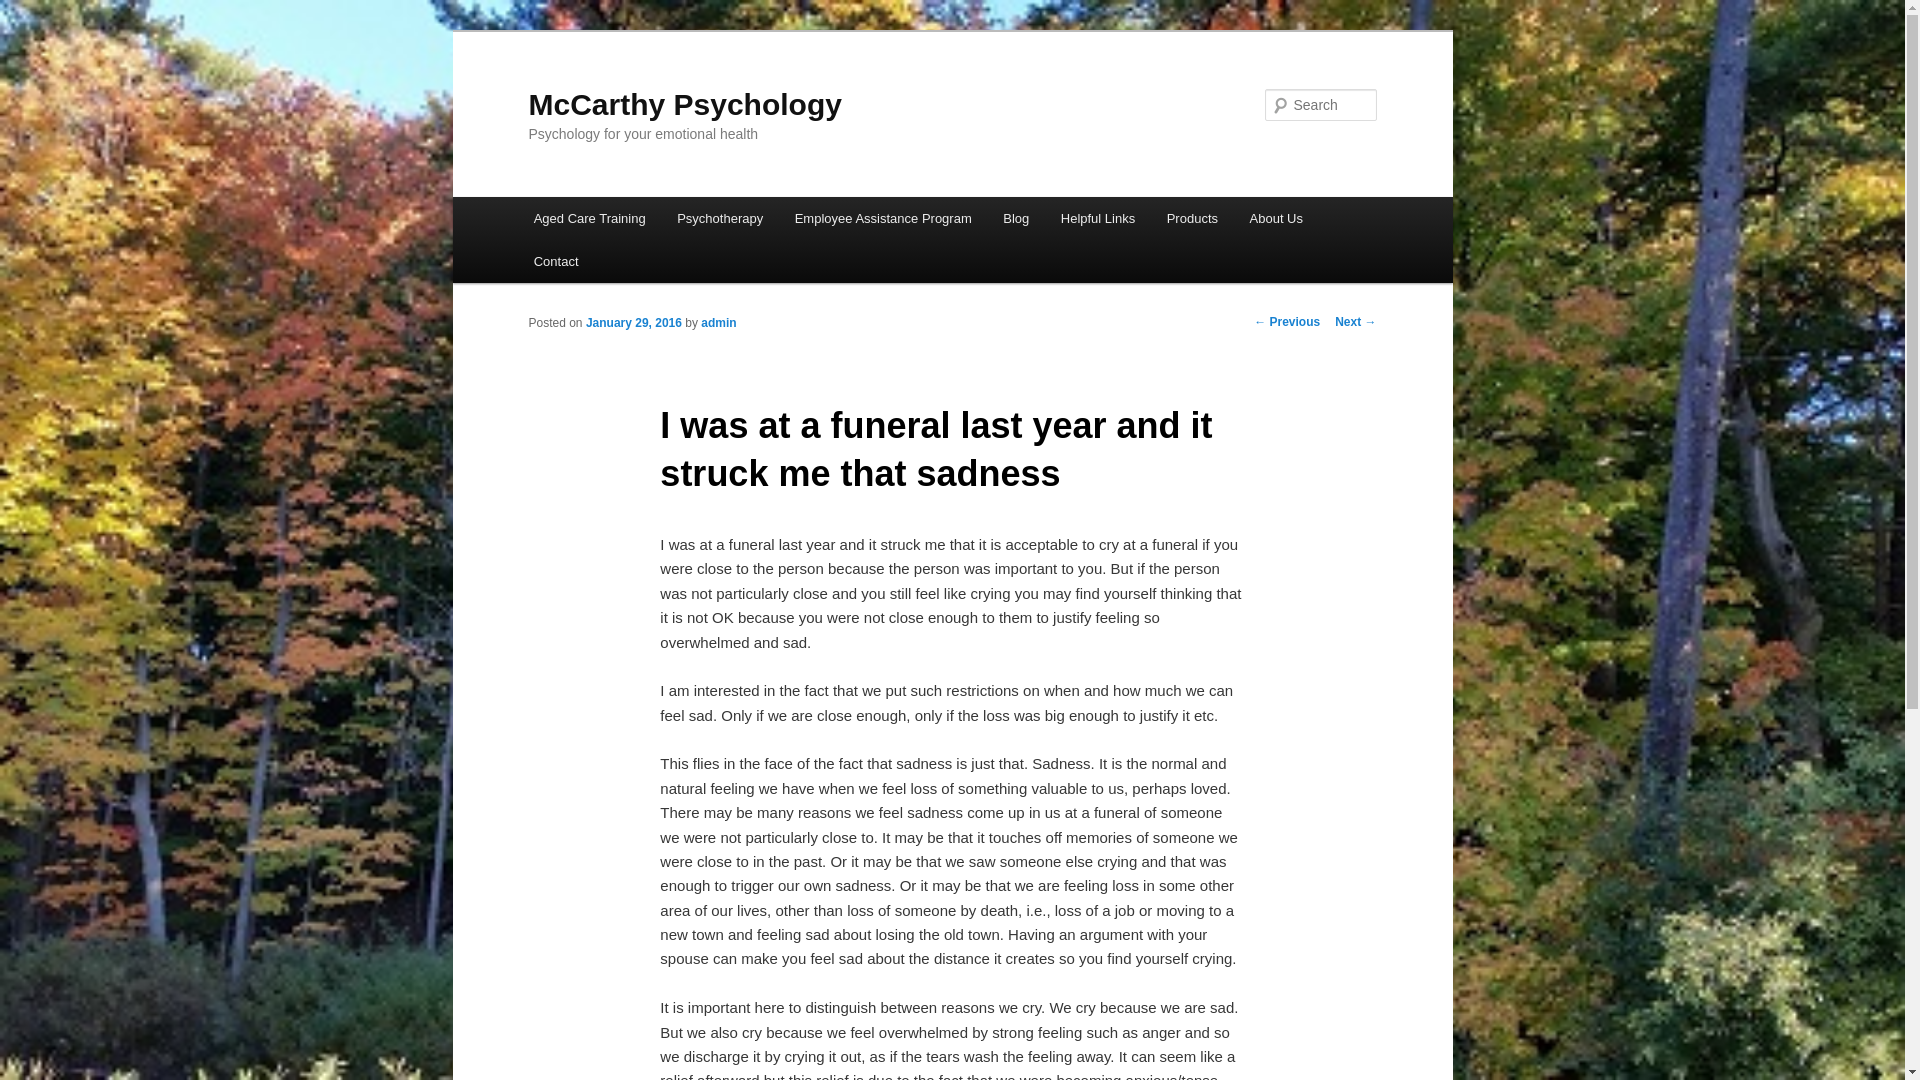 The width and height of the screenshot is (1920, 1080). What do you see at coordinates (30, 30) in the screenshot?
I see `'Skip to primary content'` at bounding box center [30, 30].